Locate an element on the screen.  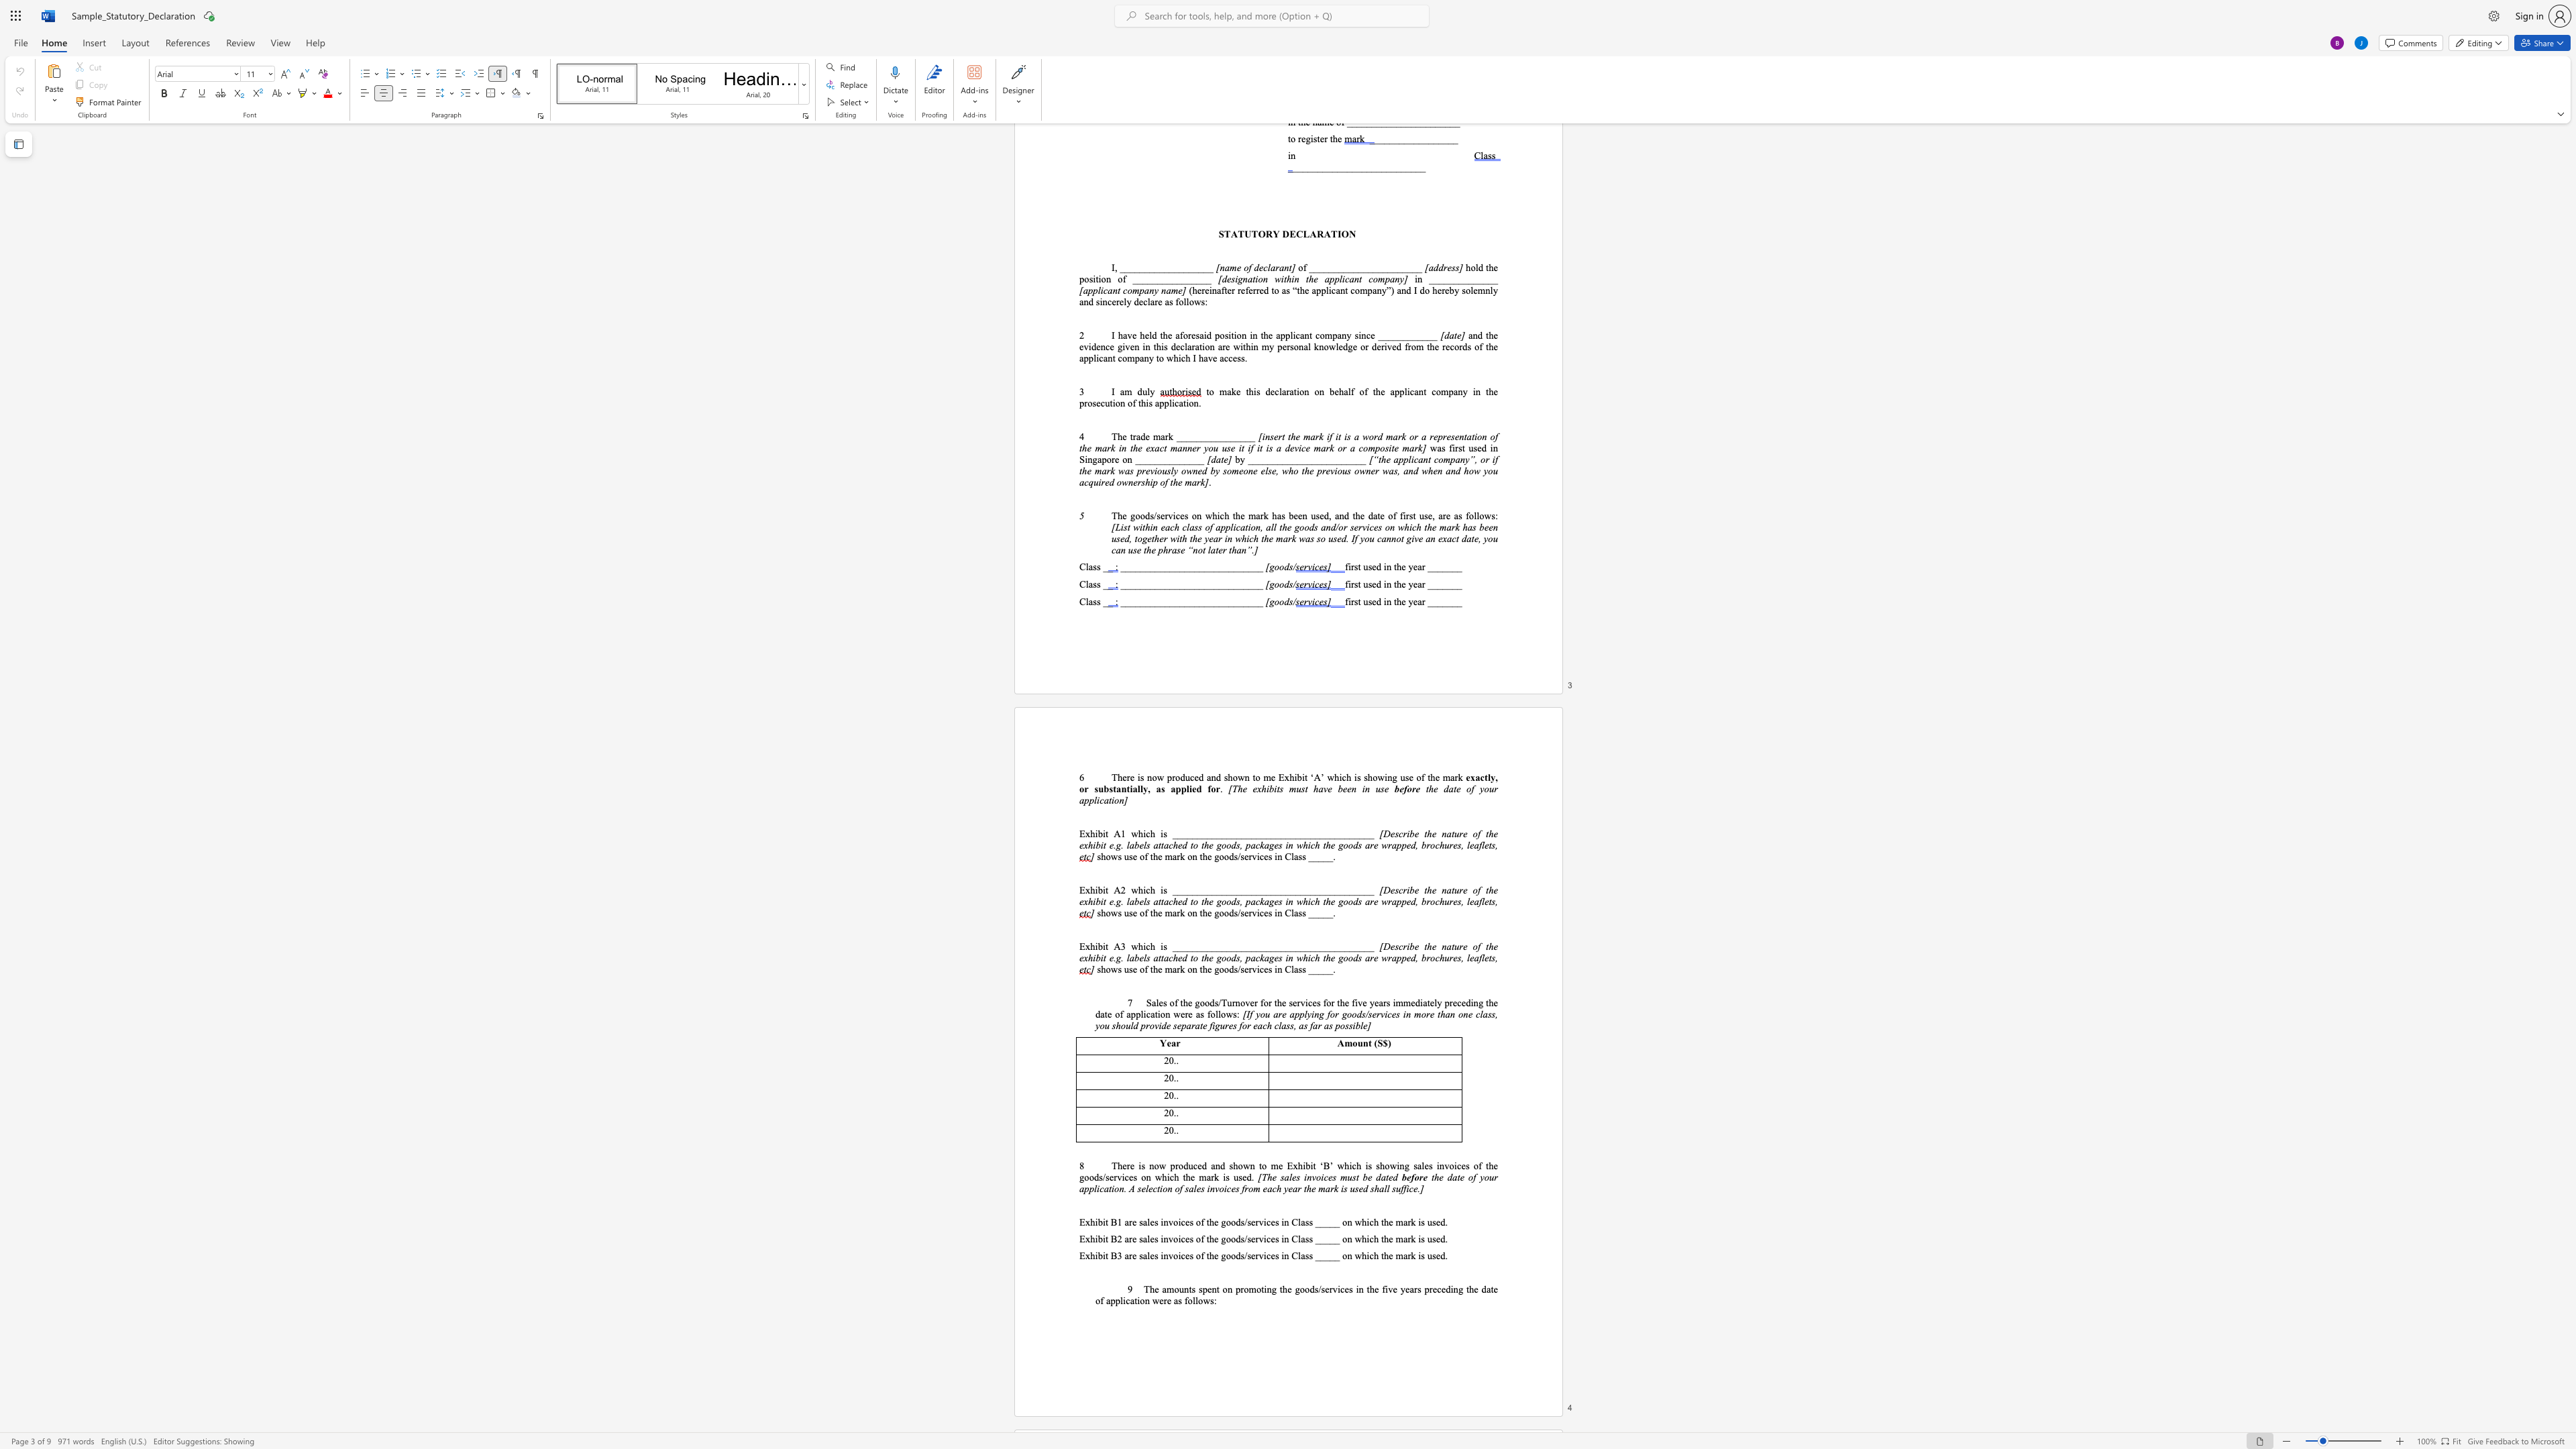
the subset text "le" within the text "labels attached to the goods, packages in which the goods are wrapped, brochures, leaflets," is located at coordinates (1465, 956).